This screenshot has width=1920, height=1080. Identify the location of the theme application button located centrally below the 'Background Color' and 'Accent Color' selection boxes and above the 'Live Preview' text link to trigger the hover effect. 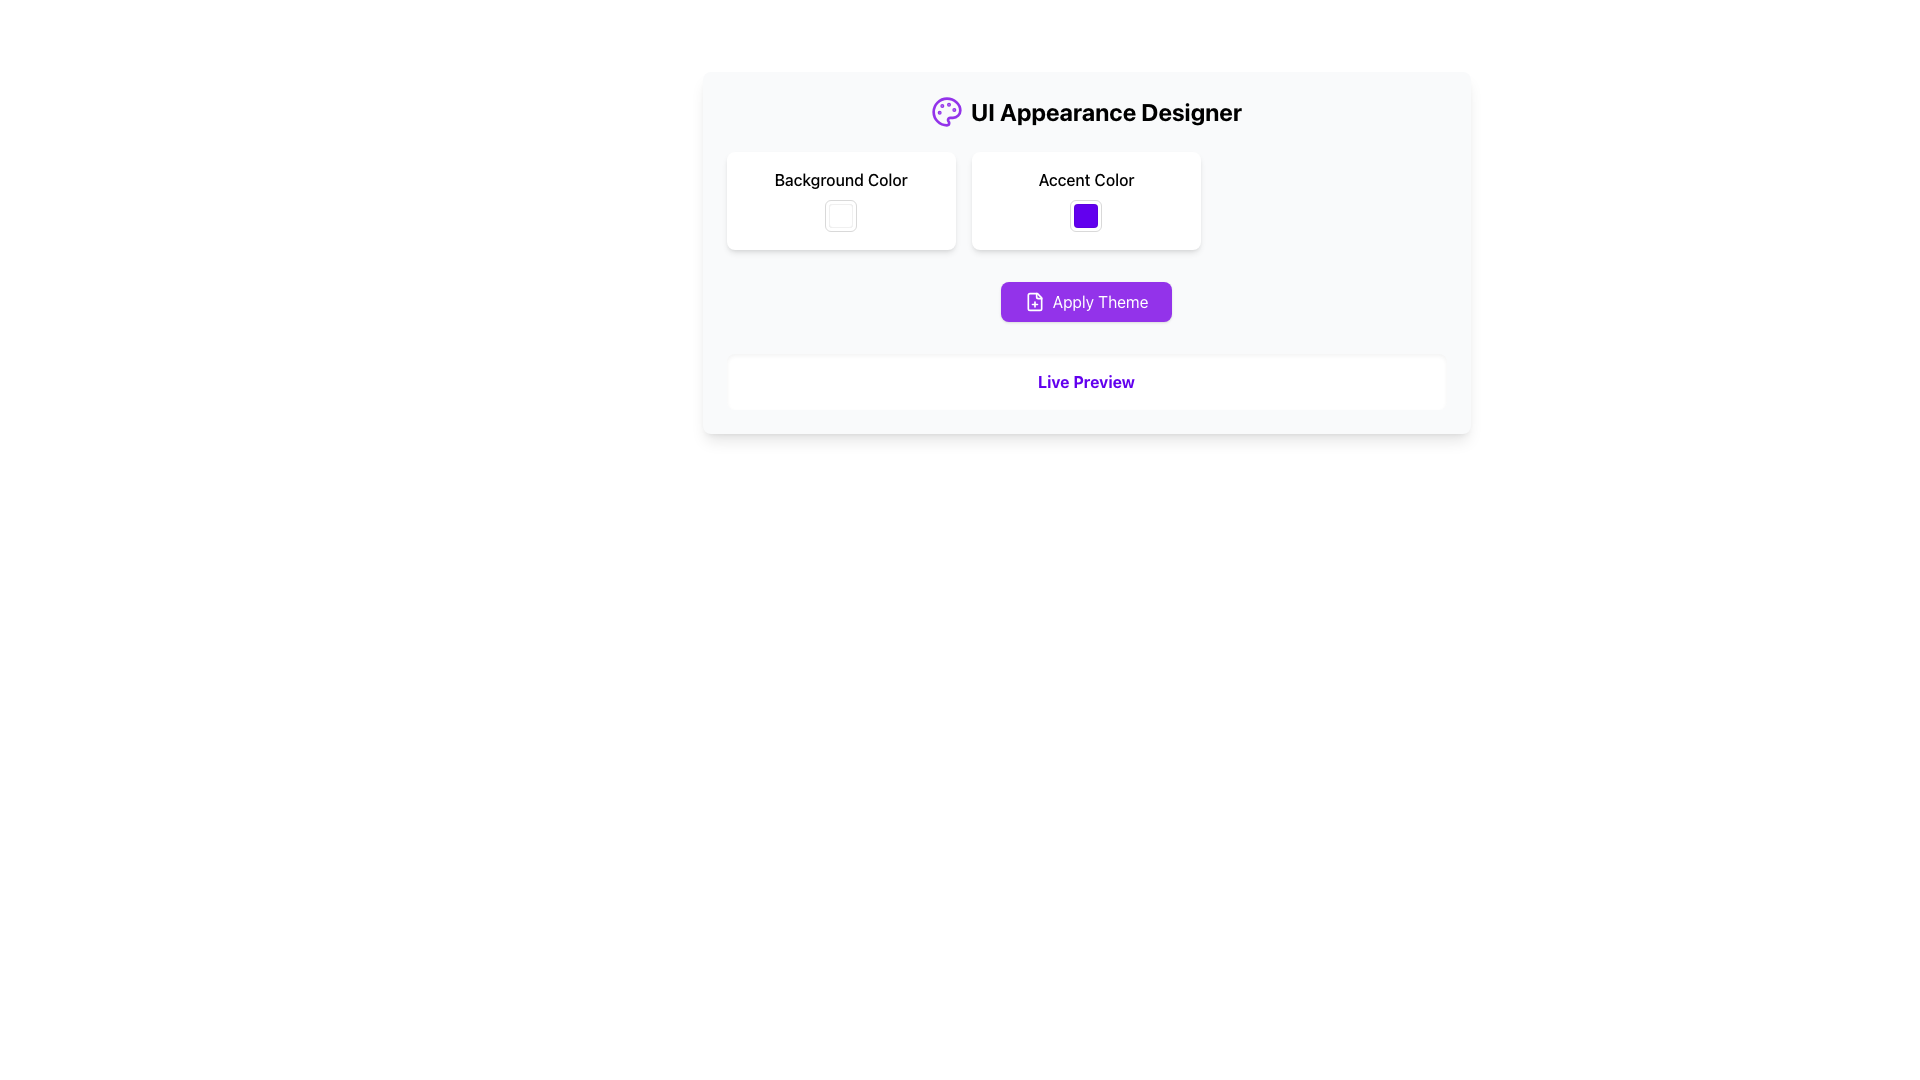
(1085, 301).